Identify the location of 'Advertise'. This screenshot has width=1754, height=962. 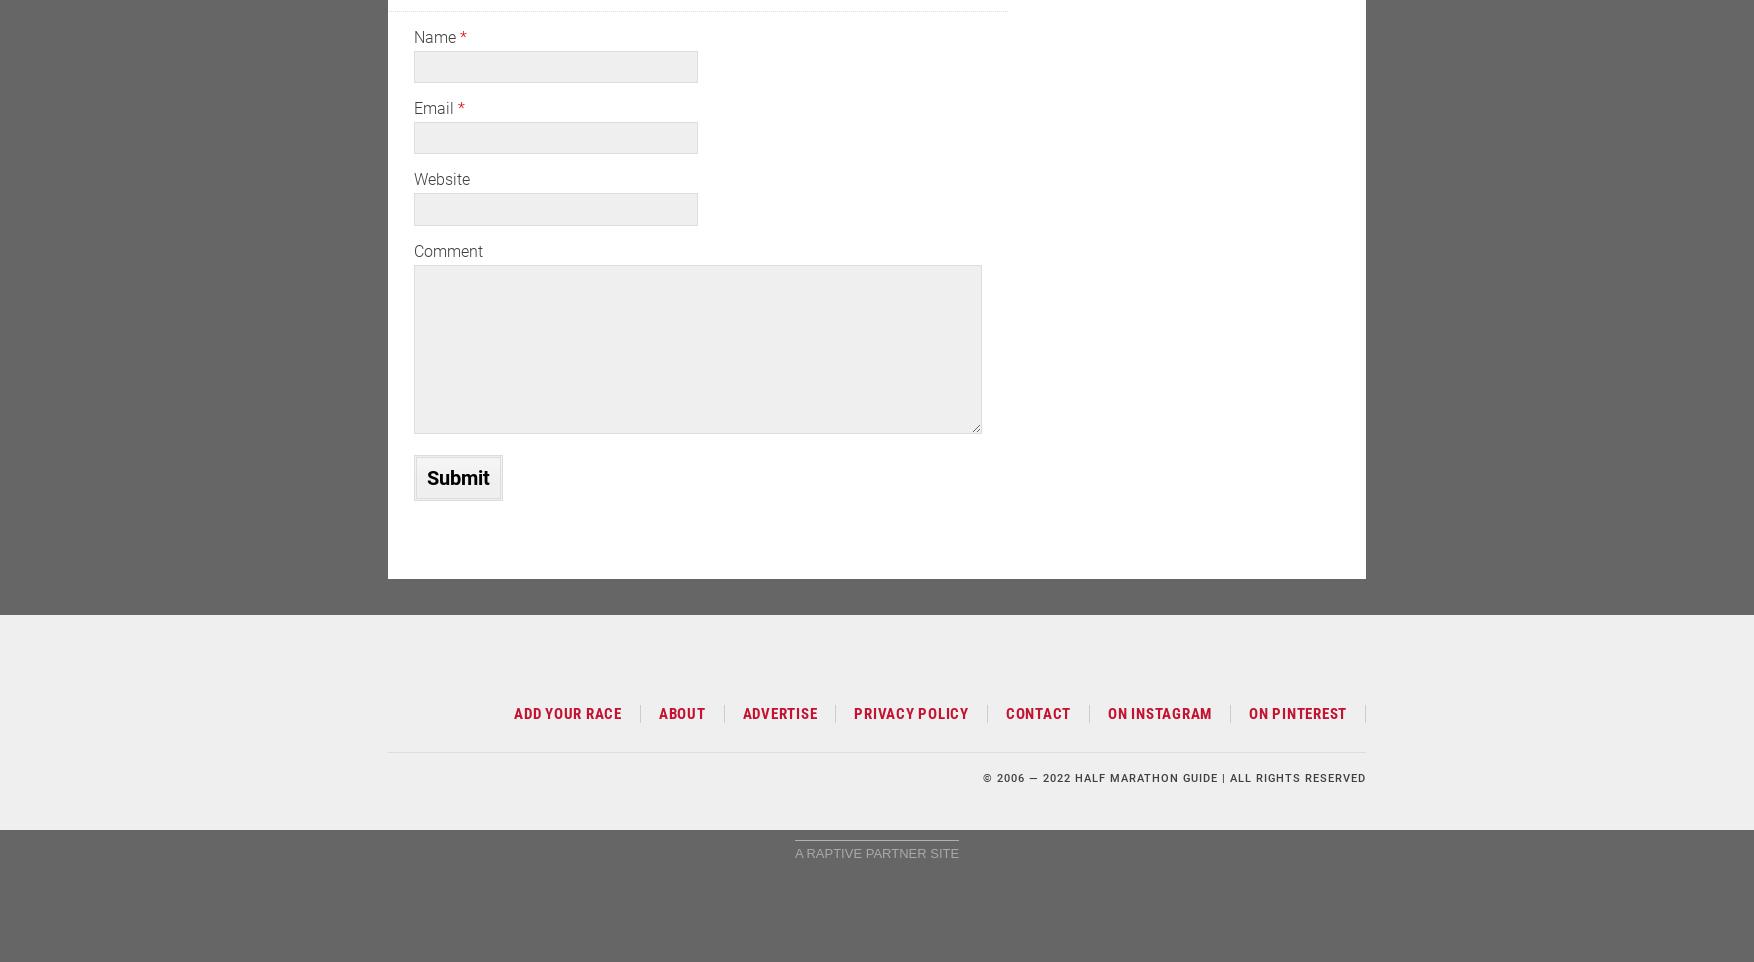
(779, 712).